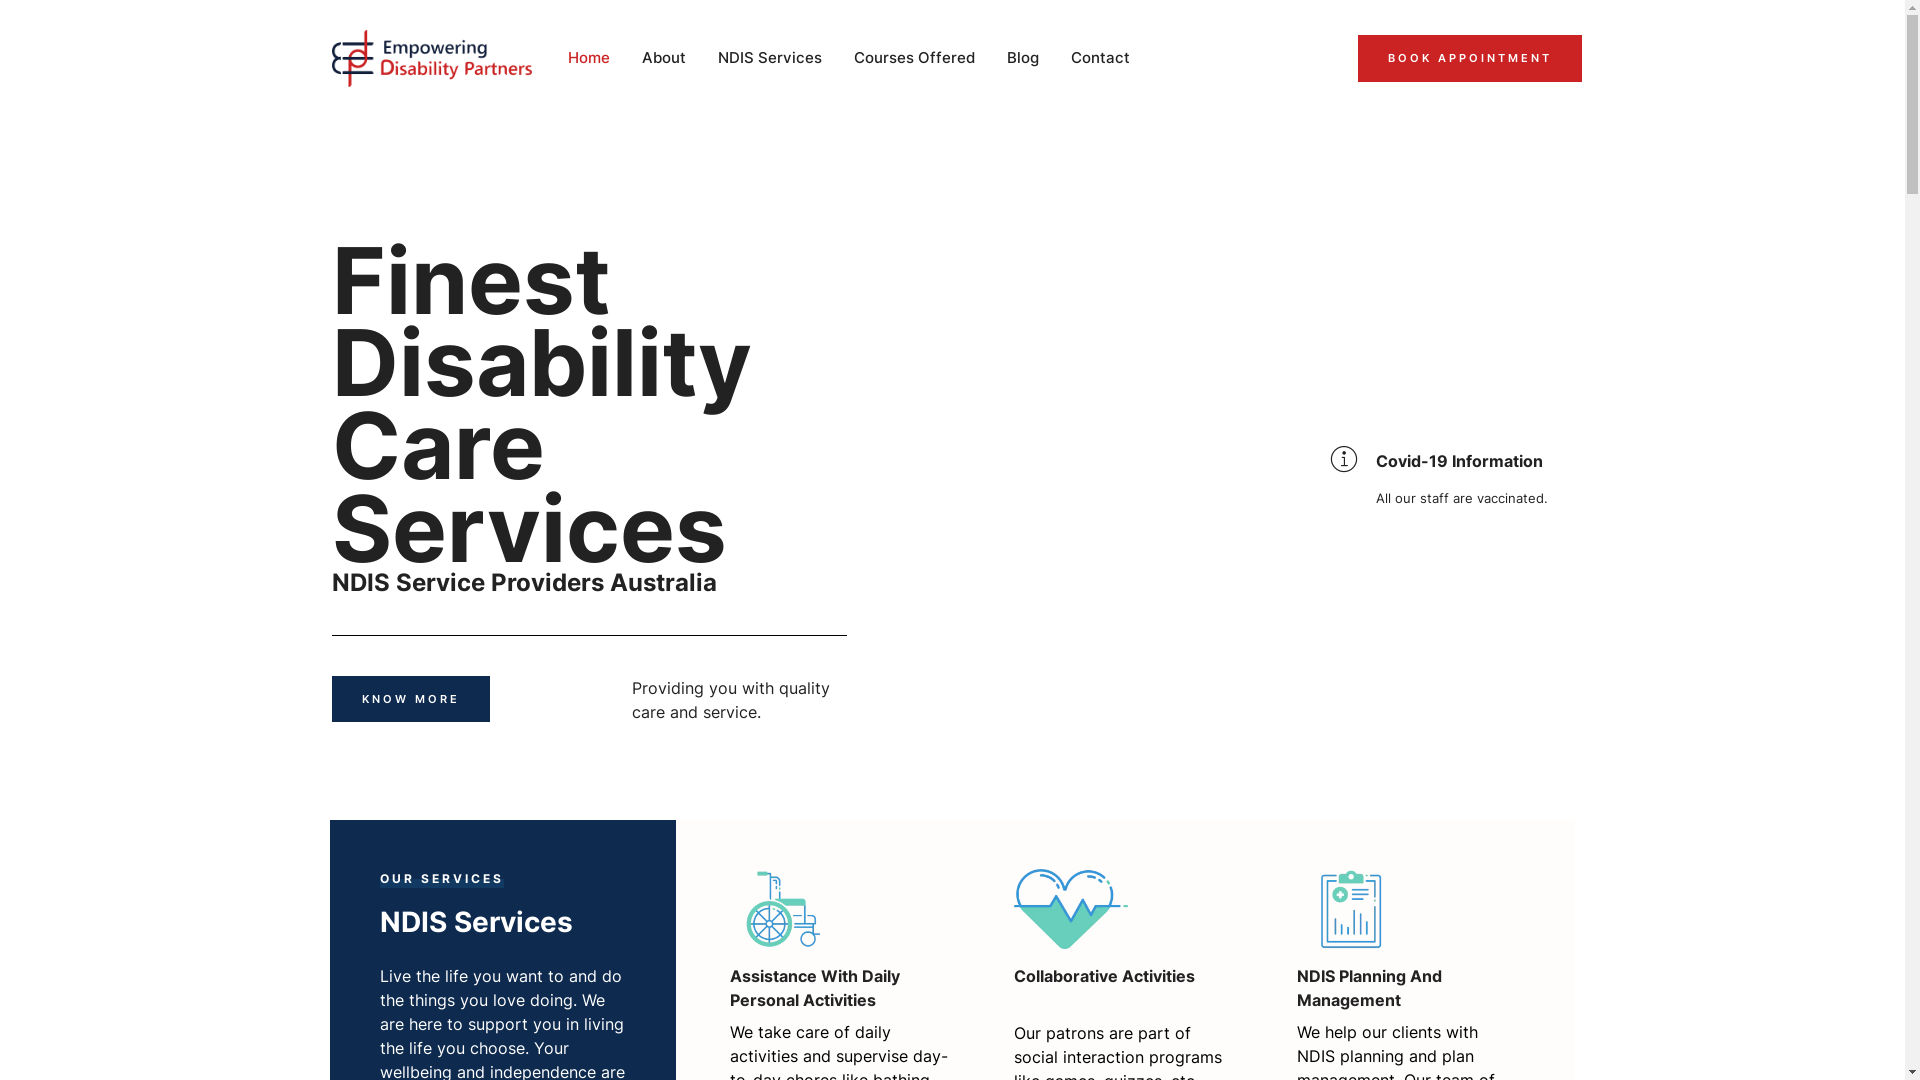 This screenshot has width=1920, height=1080. I want to click on 'Contact', so click(1102, 57).